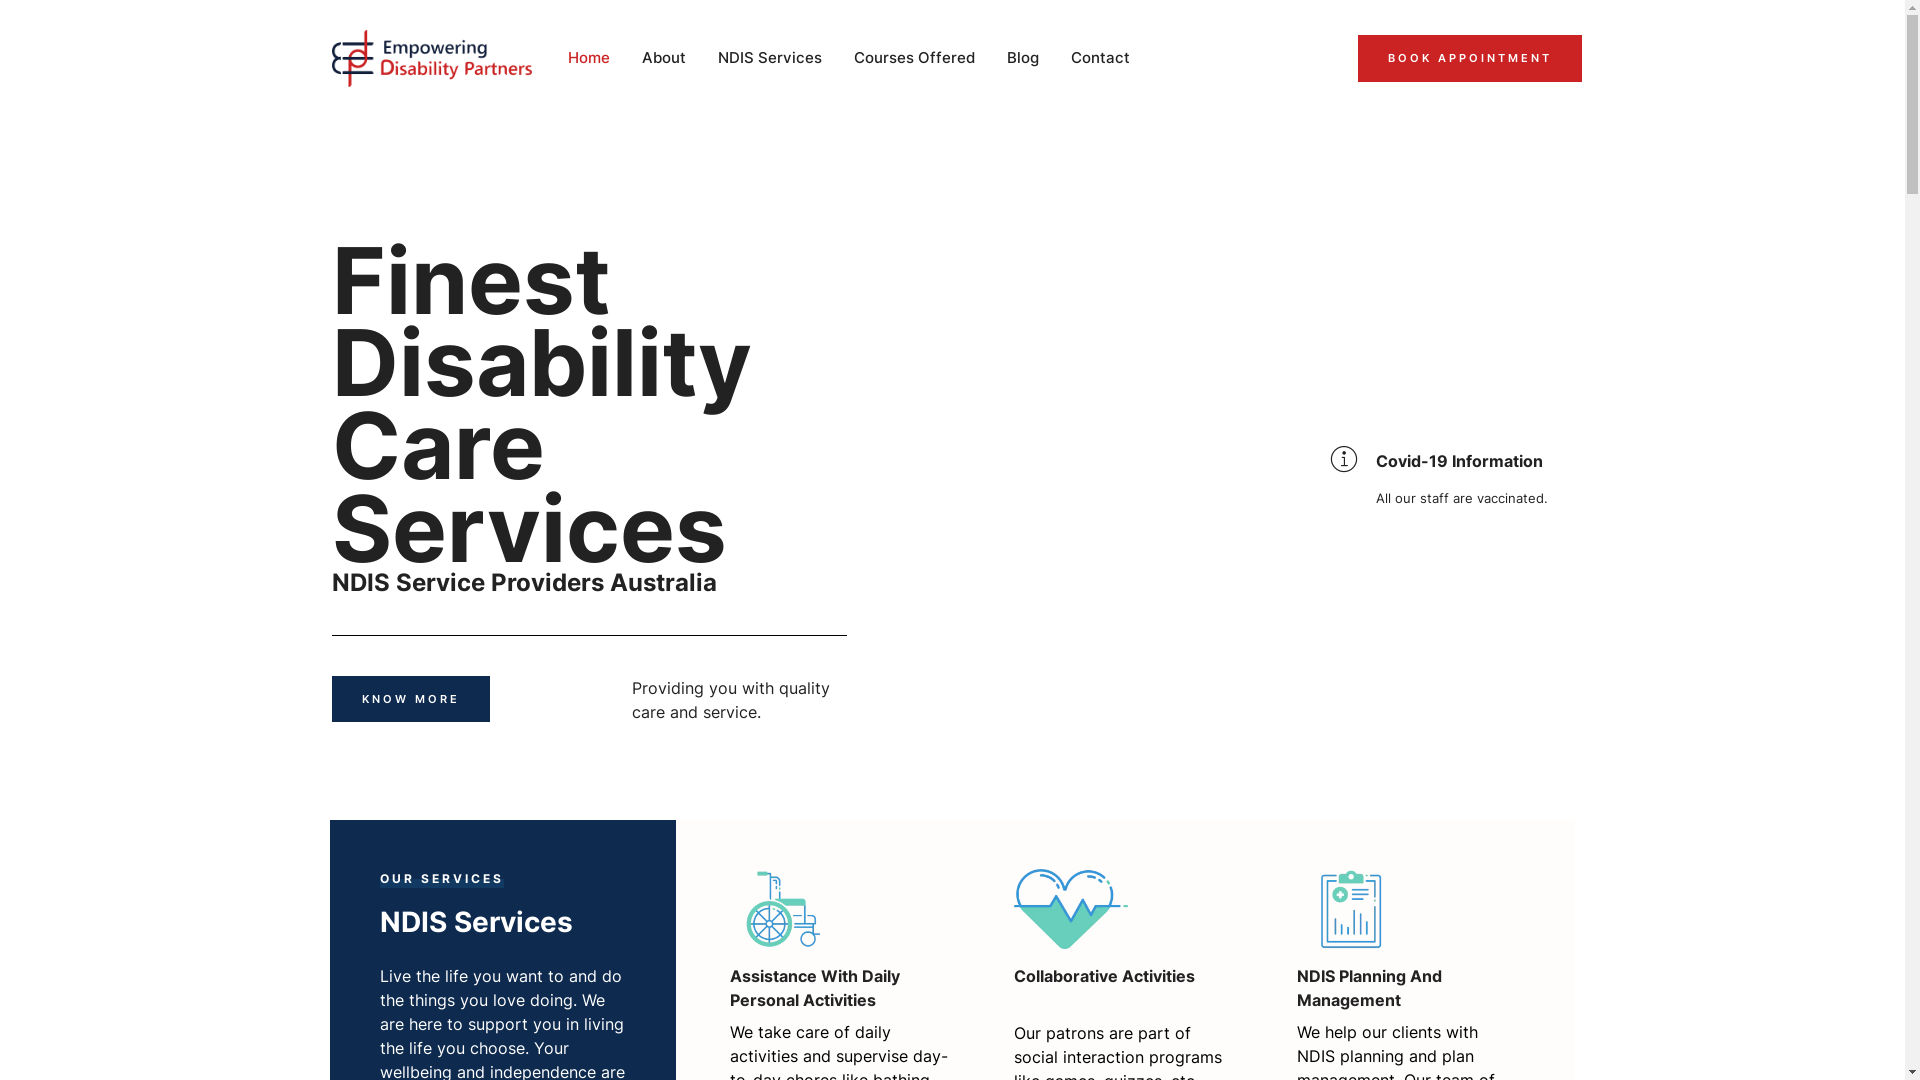 This screenshot has width=1920, height=1080. I want to click on 'Contact', so click(1102, 57).